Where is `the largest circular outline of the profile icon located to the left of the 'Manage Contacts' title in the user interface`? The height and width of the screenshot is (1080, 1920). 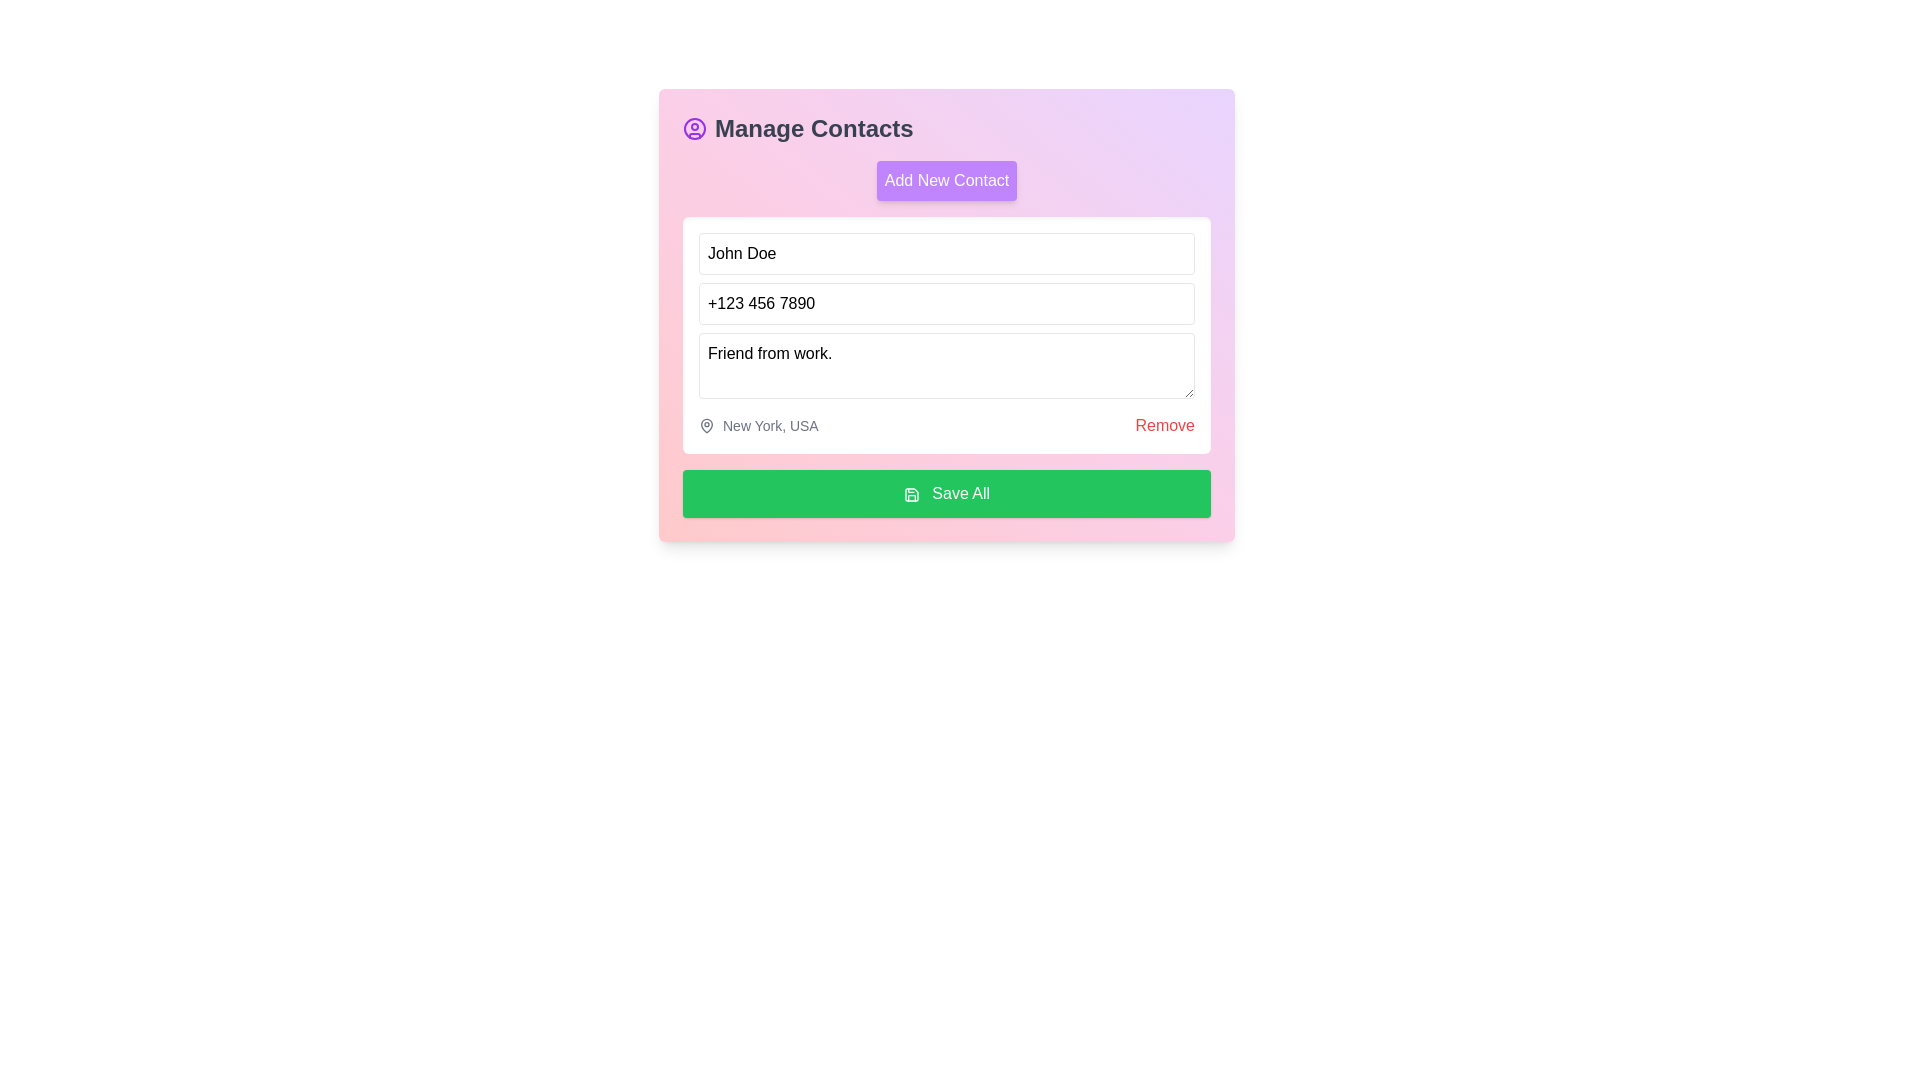 the largest circular outline of the profile icon located to the left of the 'Manage Contacts' title in the user interface is located at coordinates (695, 128).